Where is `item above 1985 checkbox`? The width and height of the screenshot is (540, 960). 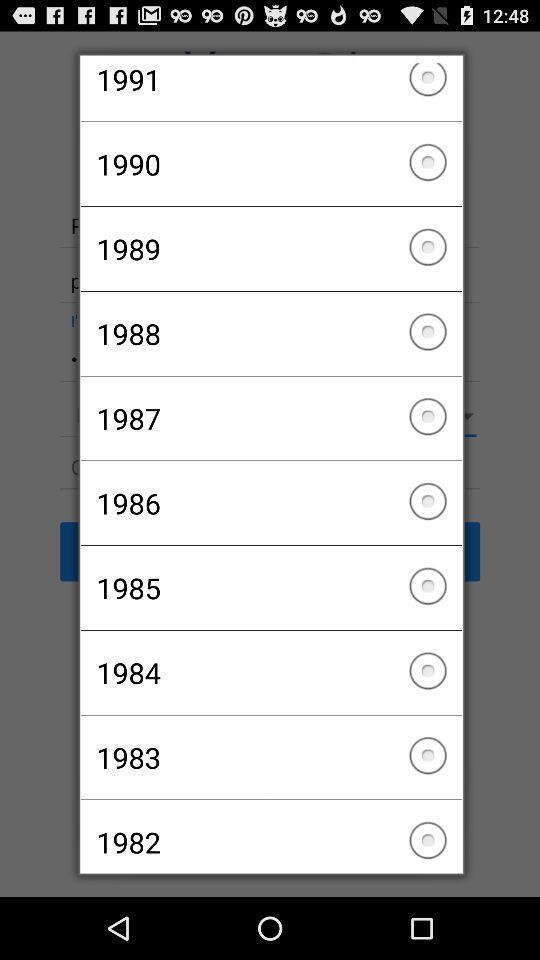
item above 1985 checkbox is located at coordinates (270, 502).